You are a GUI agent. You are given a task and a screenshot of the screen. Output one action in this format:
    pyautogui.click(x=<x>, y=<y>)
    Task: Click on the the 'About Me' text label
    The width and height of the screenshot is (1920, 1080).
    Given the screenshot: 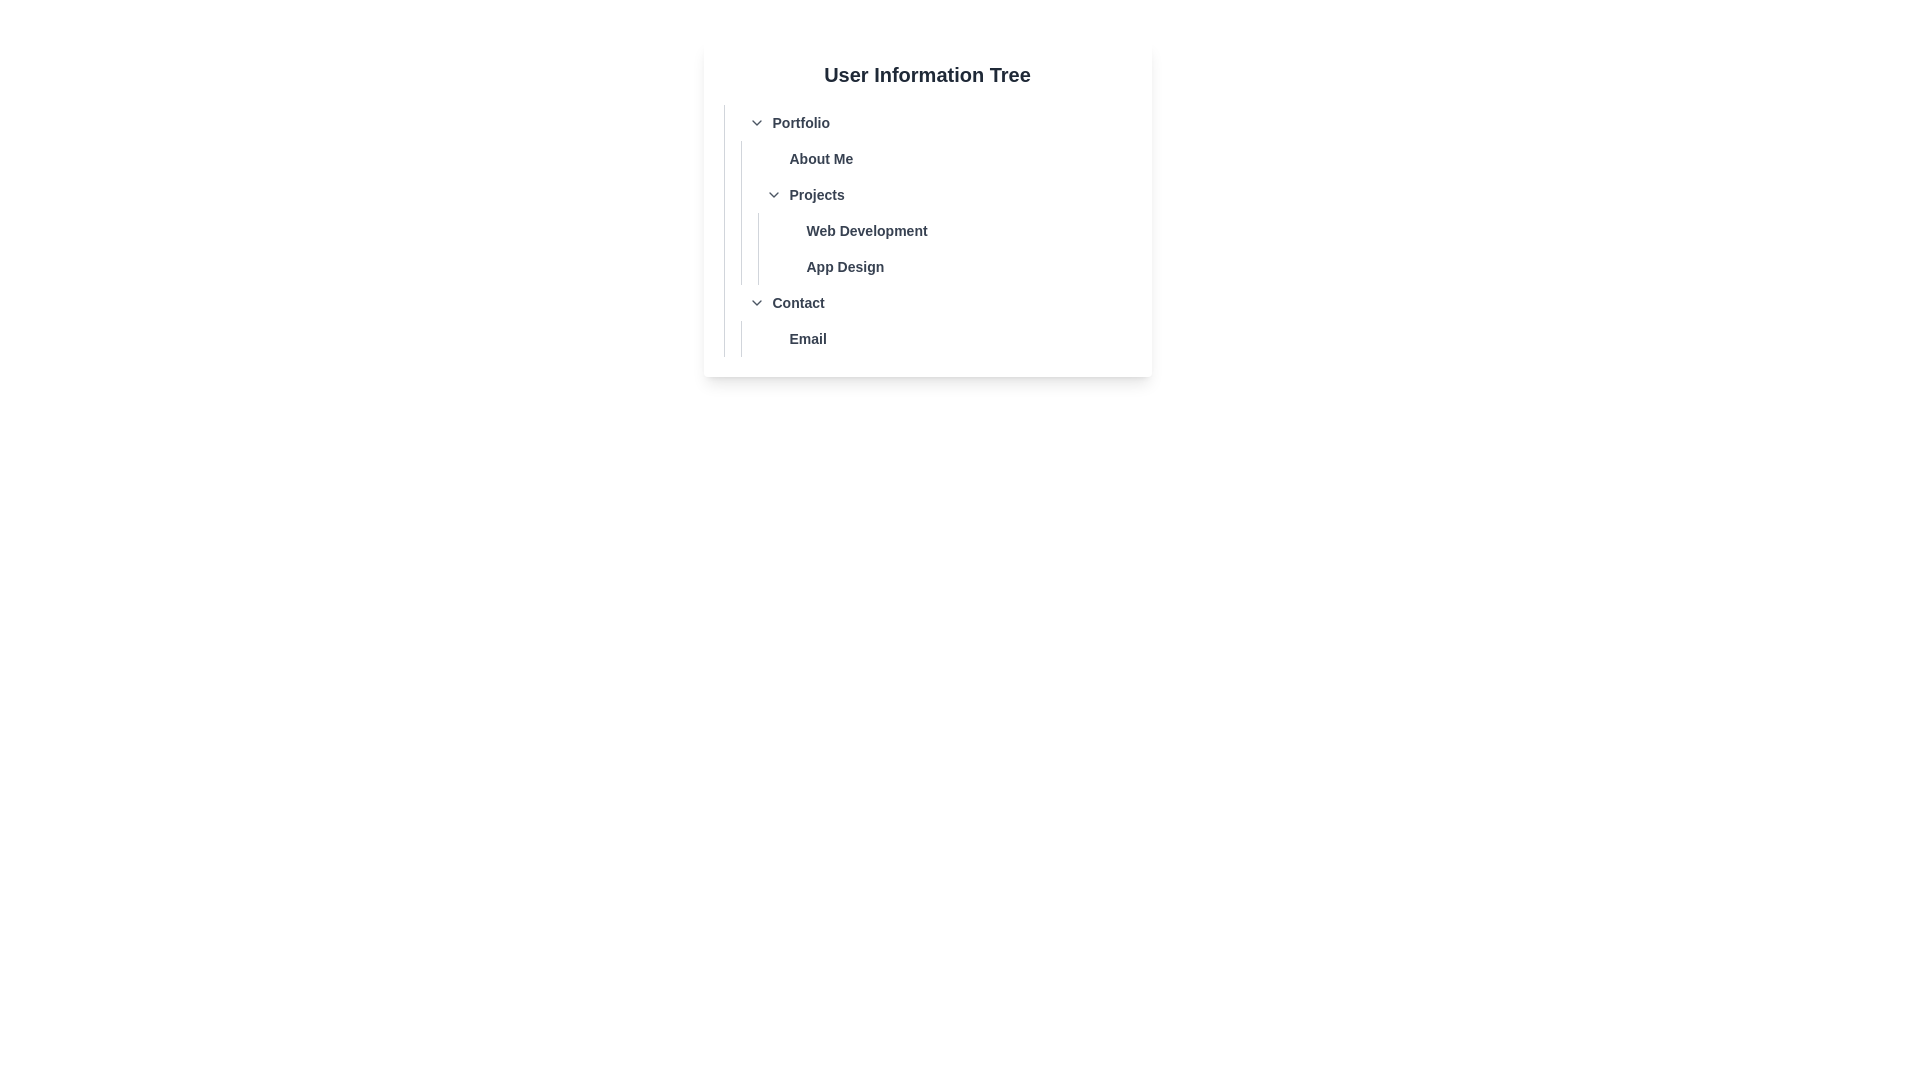 What is the action you would take?
    pyautogui.click(x=821, y=157)
    